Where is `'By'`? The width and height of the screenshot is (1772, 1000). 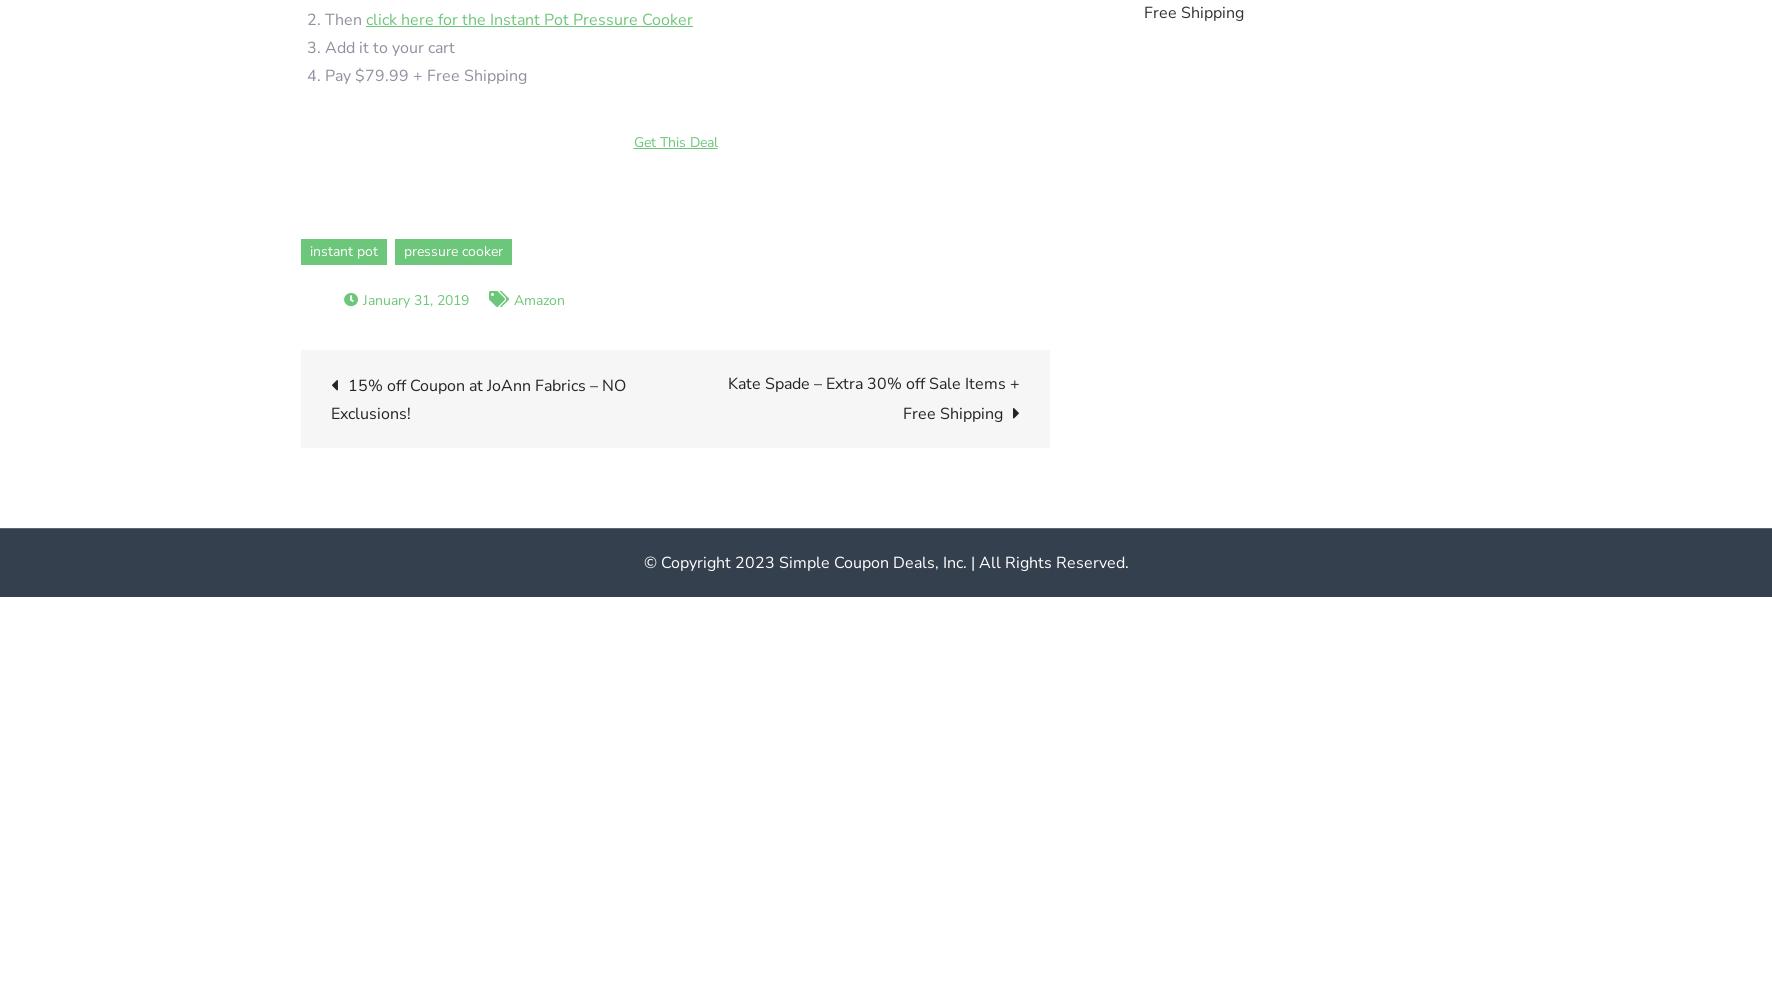
'By' is located at coordinates (311, 300).